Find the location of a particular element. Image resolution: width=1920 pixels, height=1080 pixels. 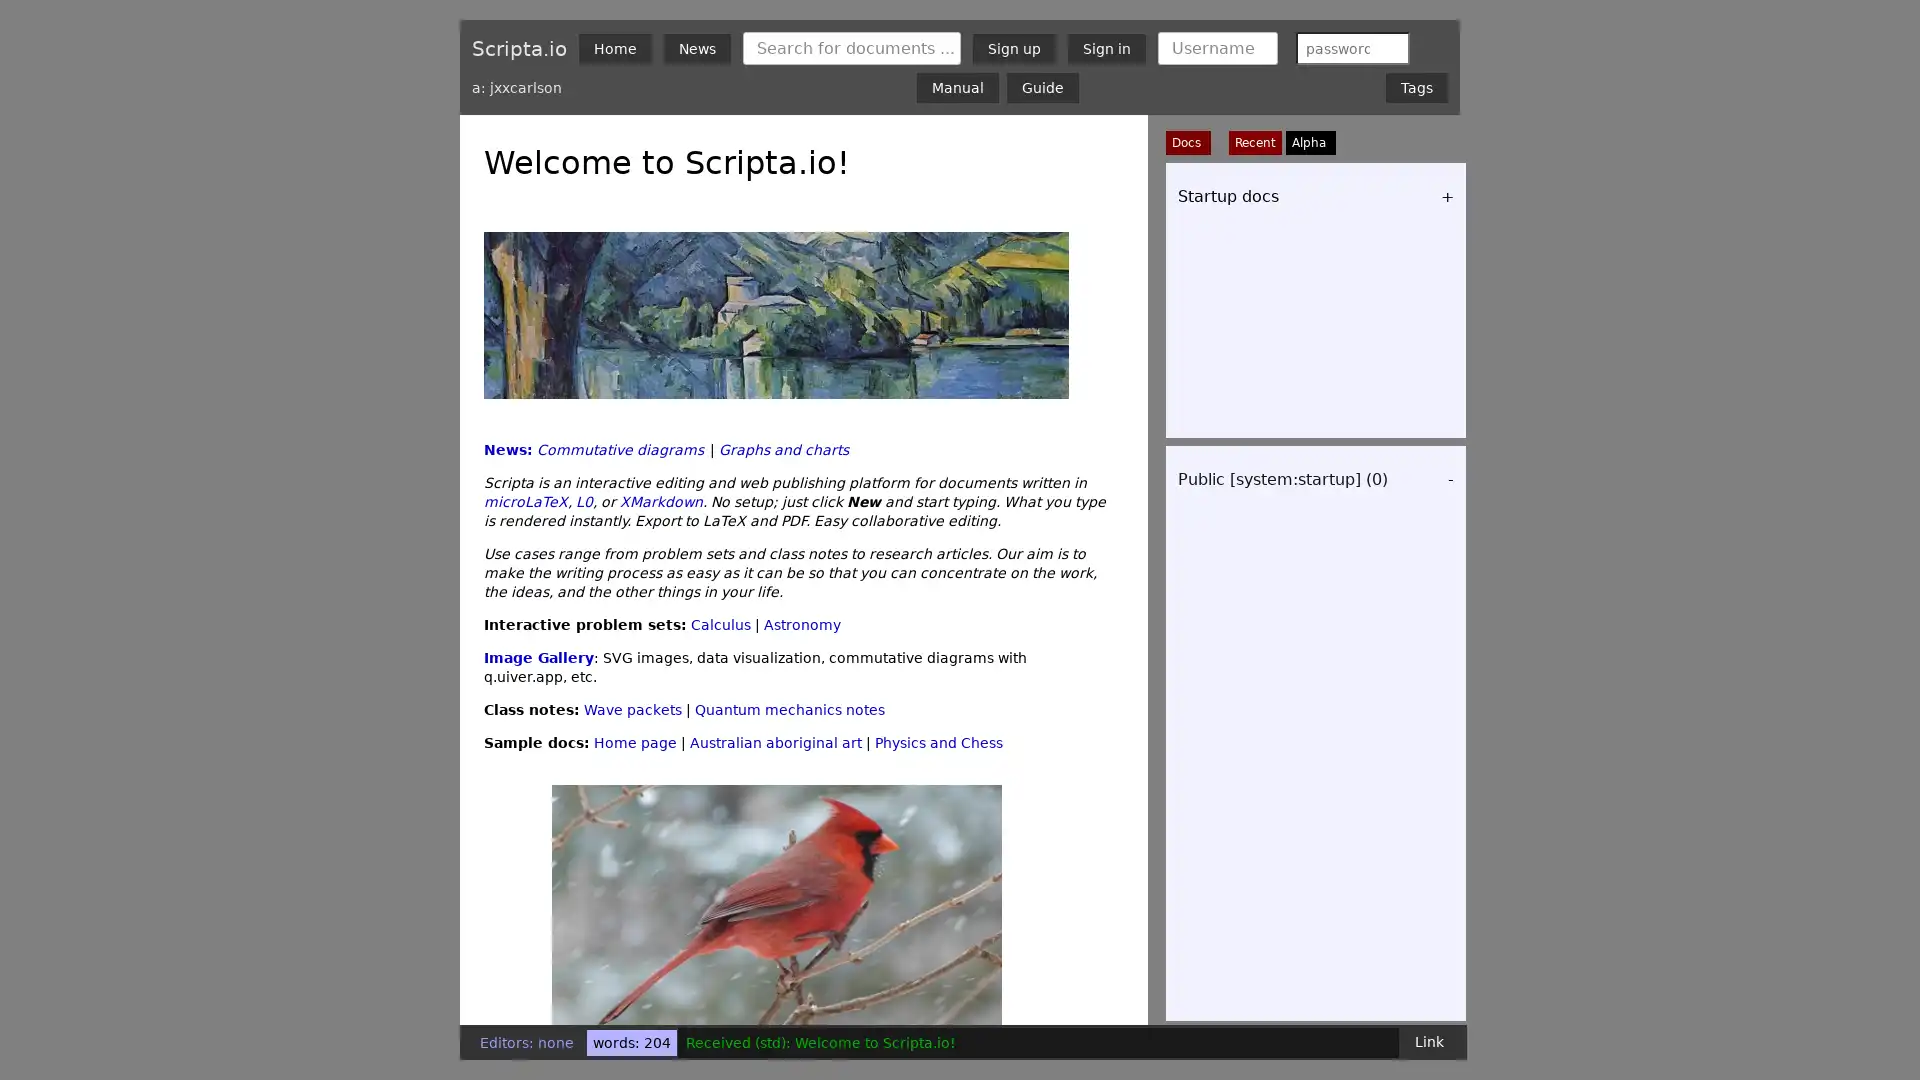

Astronomy is located at coordinates (802, 623).